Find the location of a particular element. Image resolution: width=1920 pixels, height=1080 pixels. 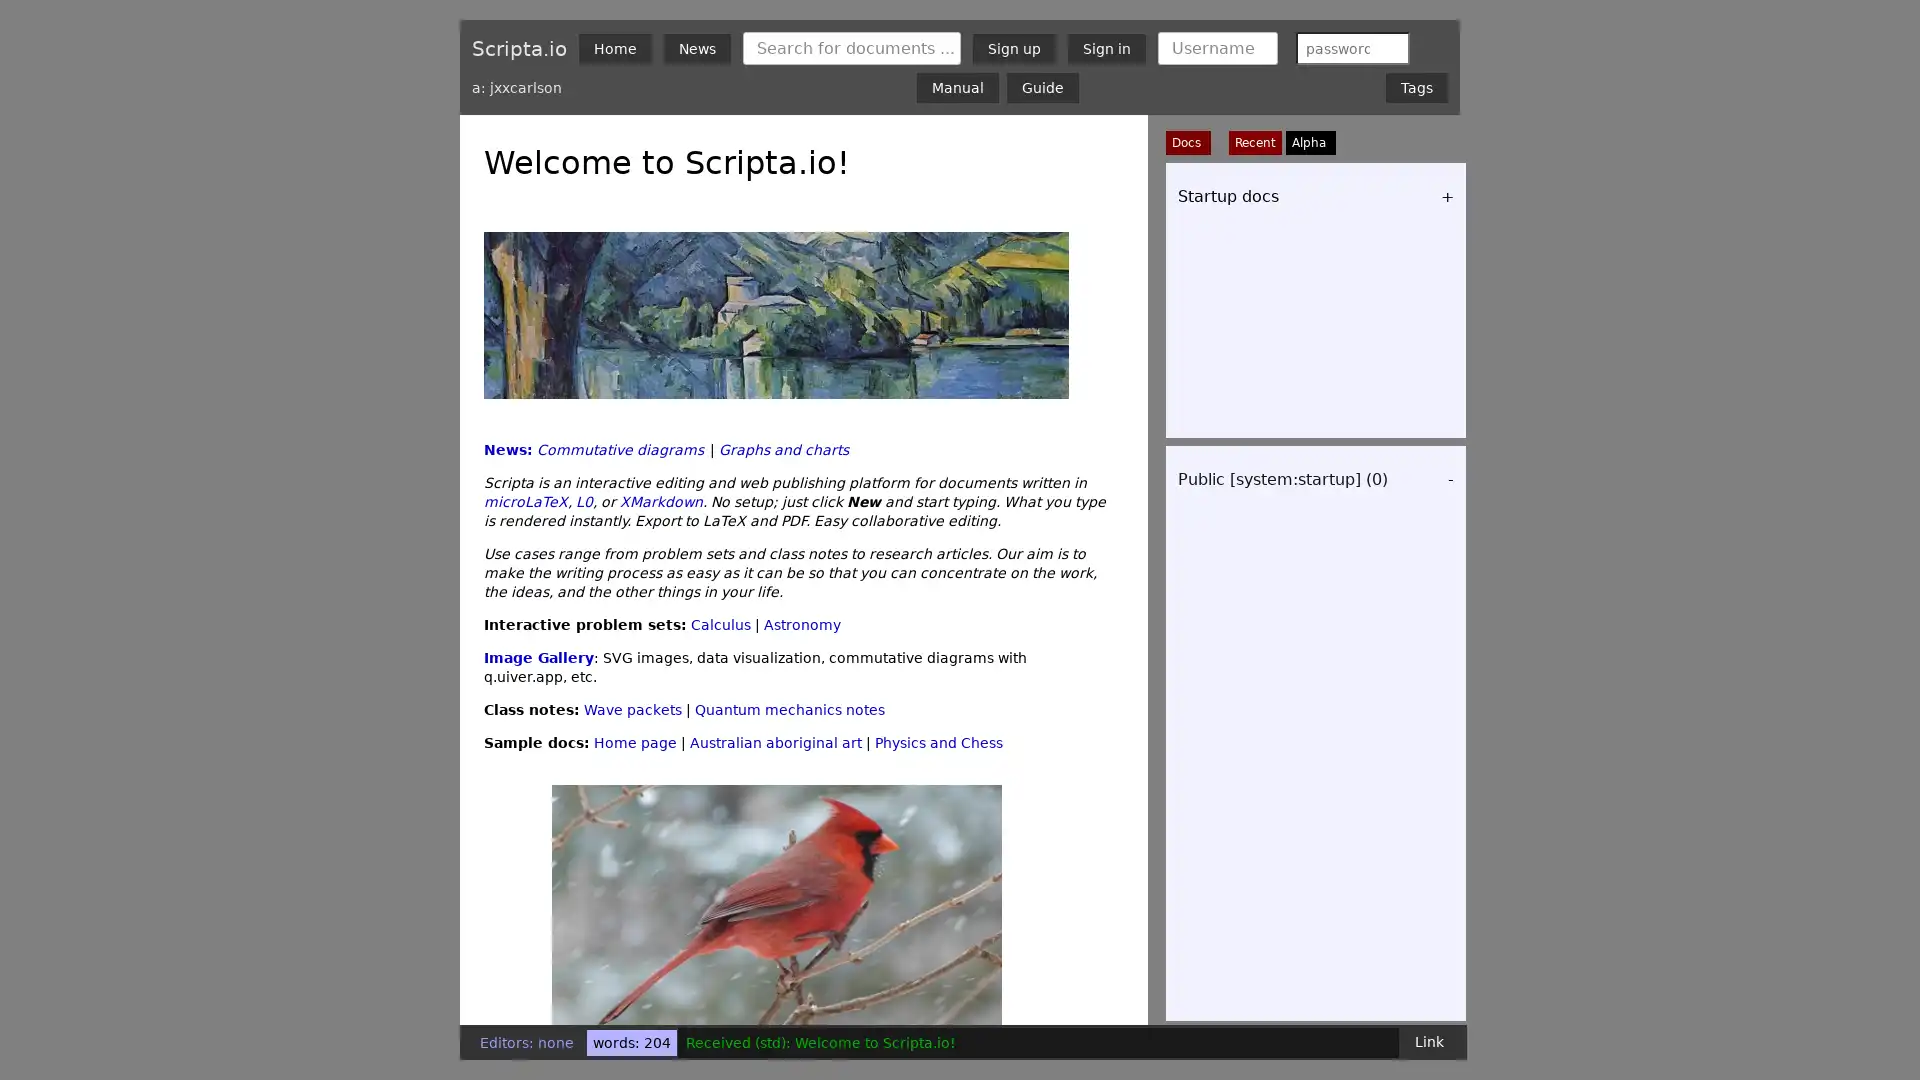

Astronomy is located at coordinates (802, 623).